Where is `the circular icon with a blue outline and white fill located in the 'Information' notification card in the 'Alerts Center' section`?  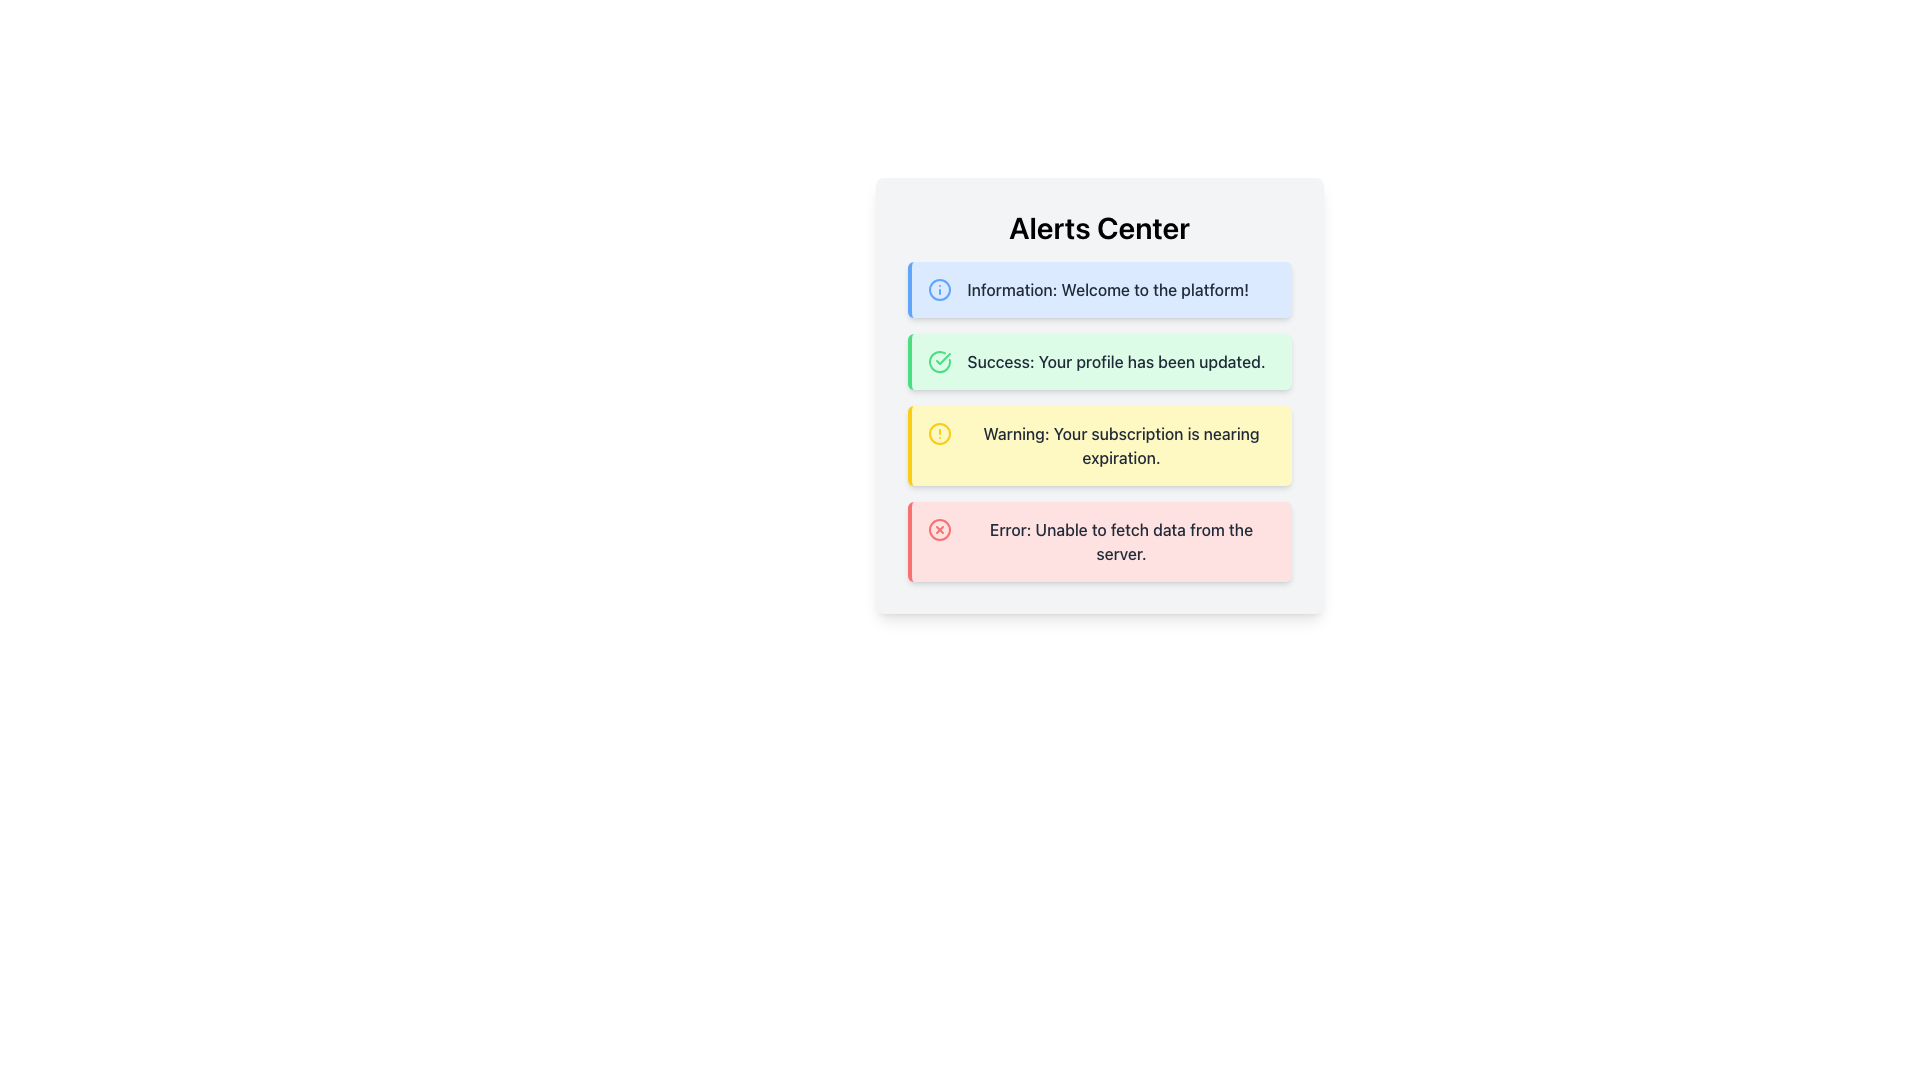 the circular icon with a blue outline and white fill located in the 'Information' notification card in the 'Alerts Center' section is located at coordinates (938, 289).